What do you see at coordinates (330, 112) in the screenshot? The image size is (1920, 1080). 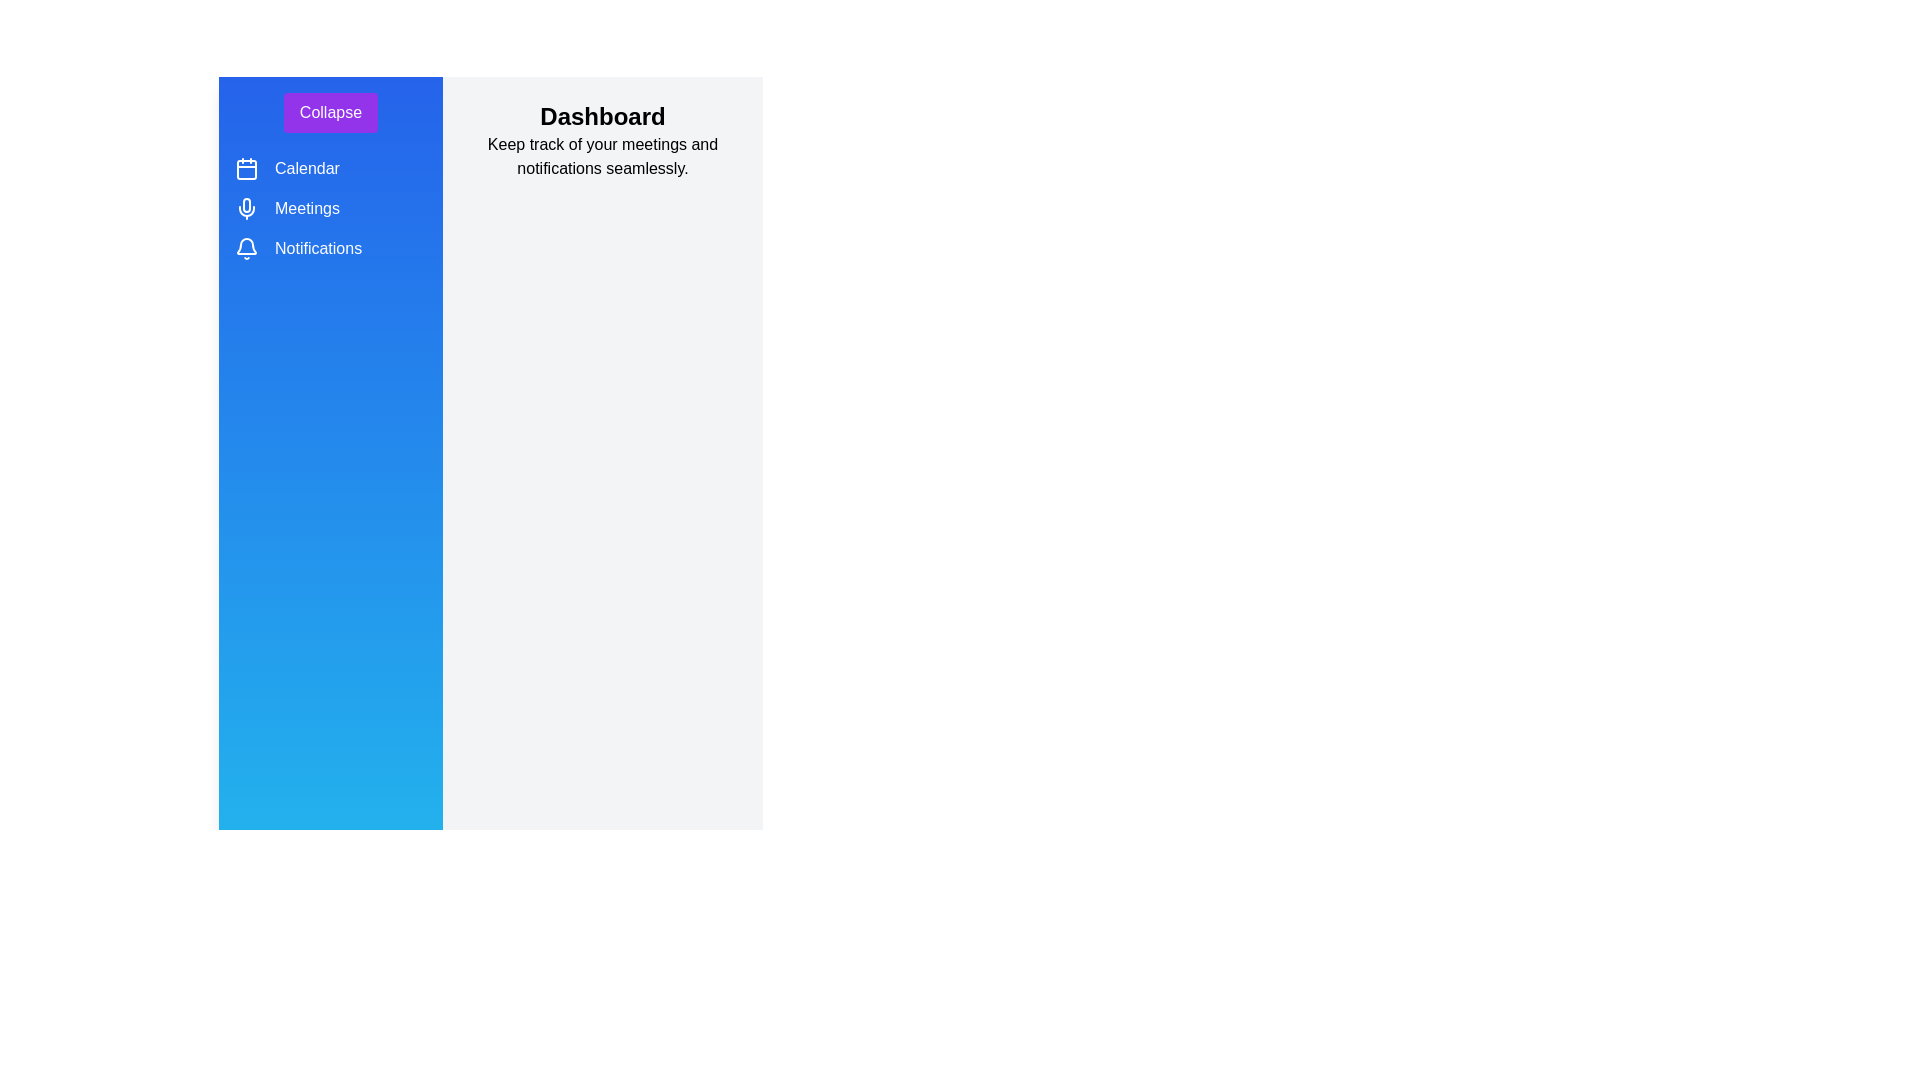 I see `the 'Collapse' button to toggle the drawer` at bounding box center [330, 112].